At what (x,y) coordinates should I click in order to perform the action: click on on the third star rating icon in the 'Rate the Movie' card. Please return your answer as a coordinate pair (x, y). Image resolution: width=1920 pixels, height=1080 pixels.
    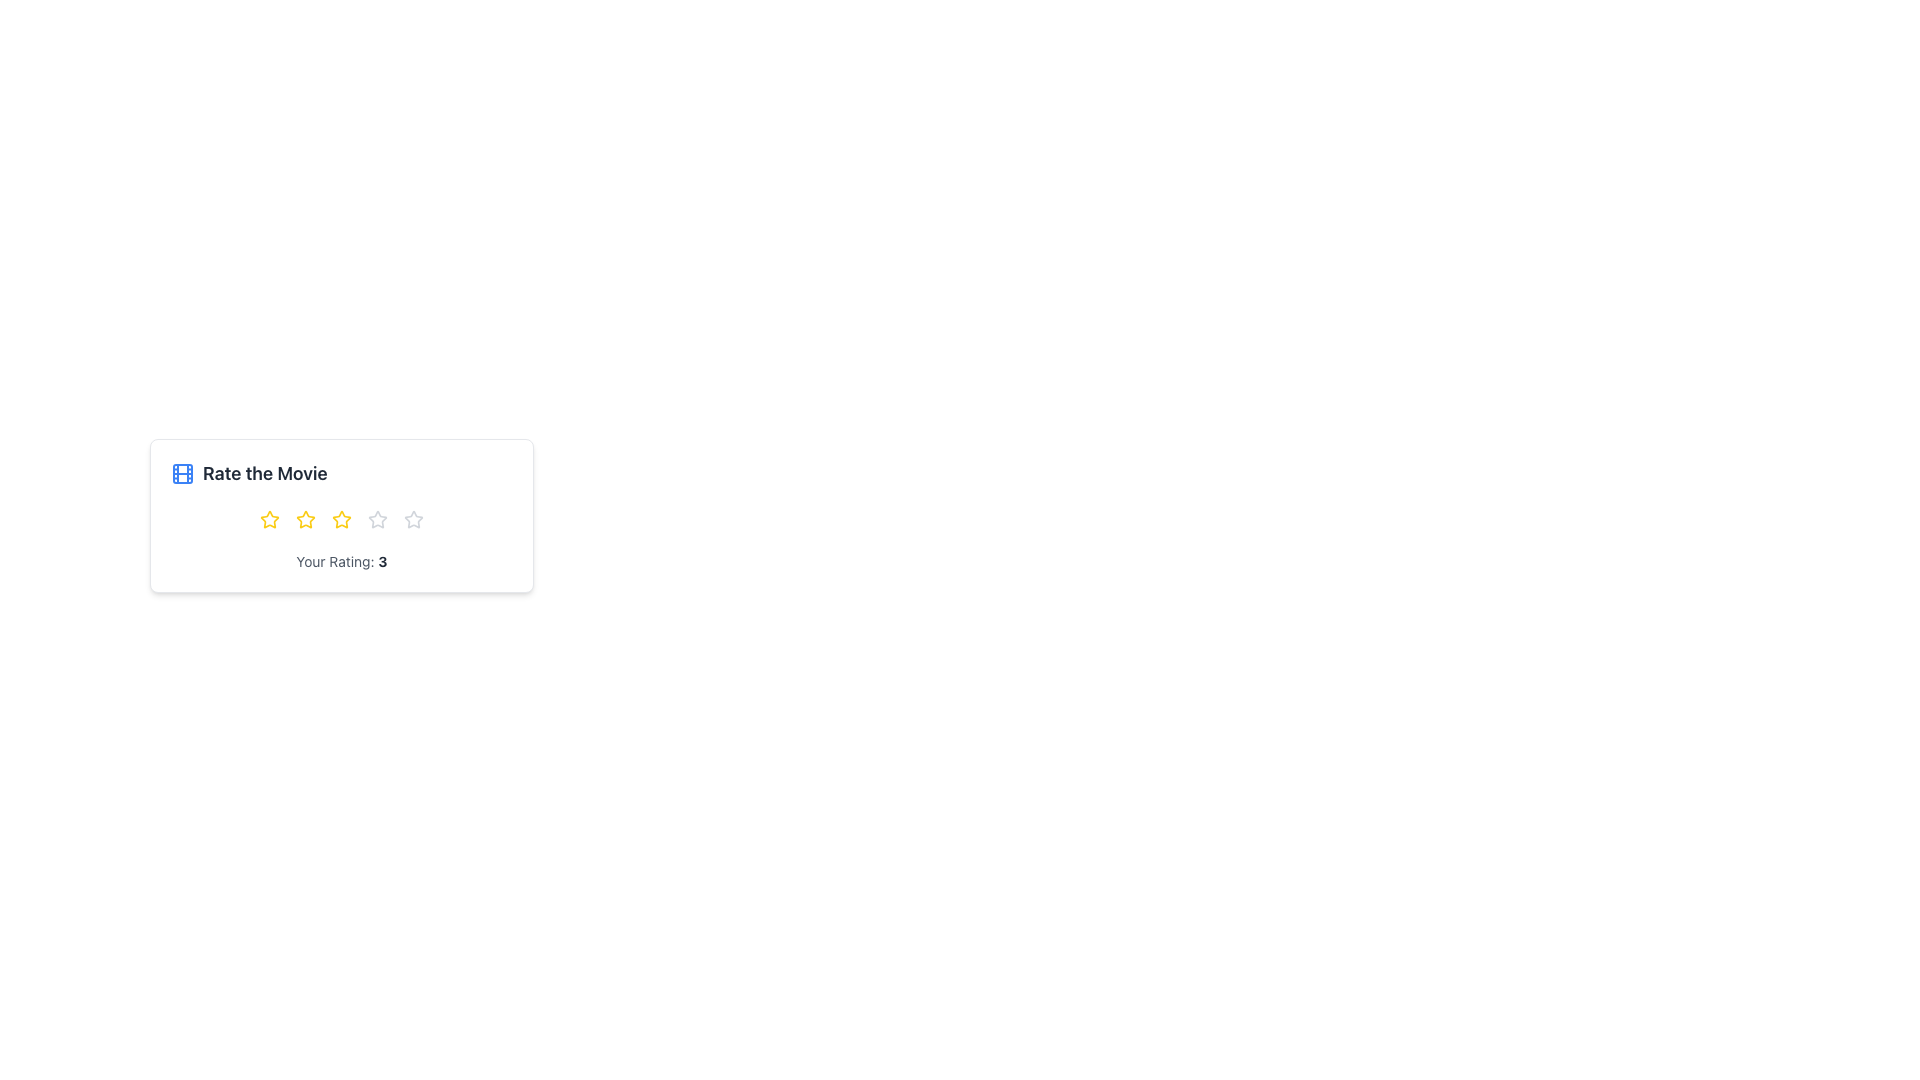
    Looking at the image, I should click on (378, 518).